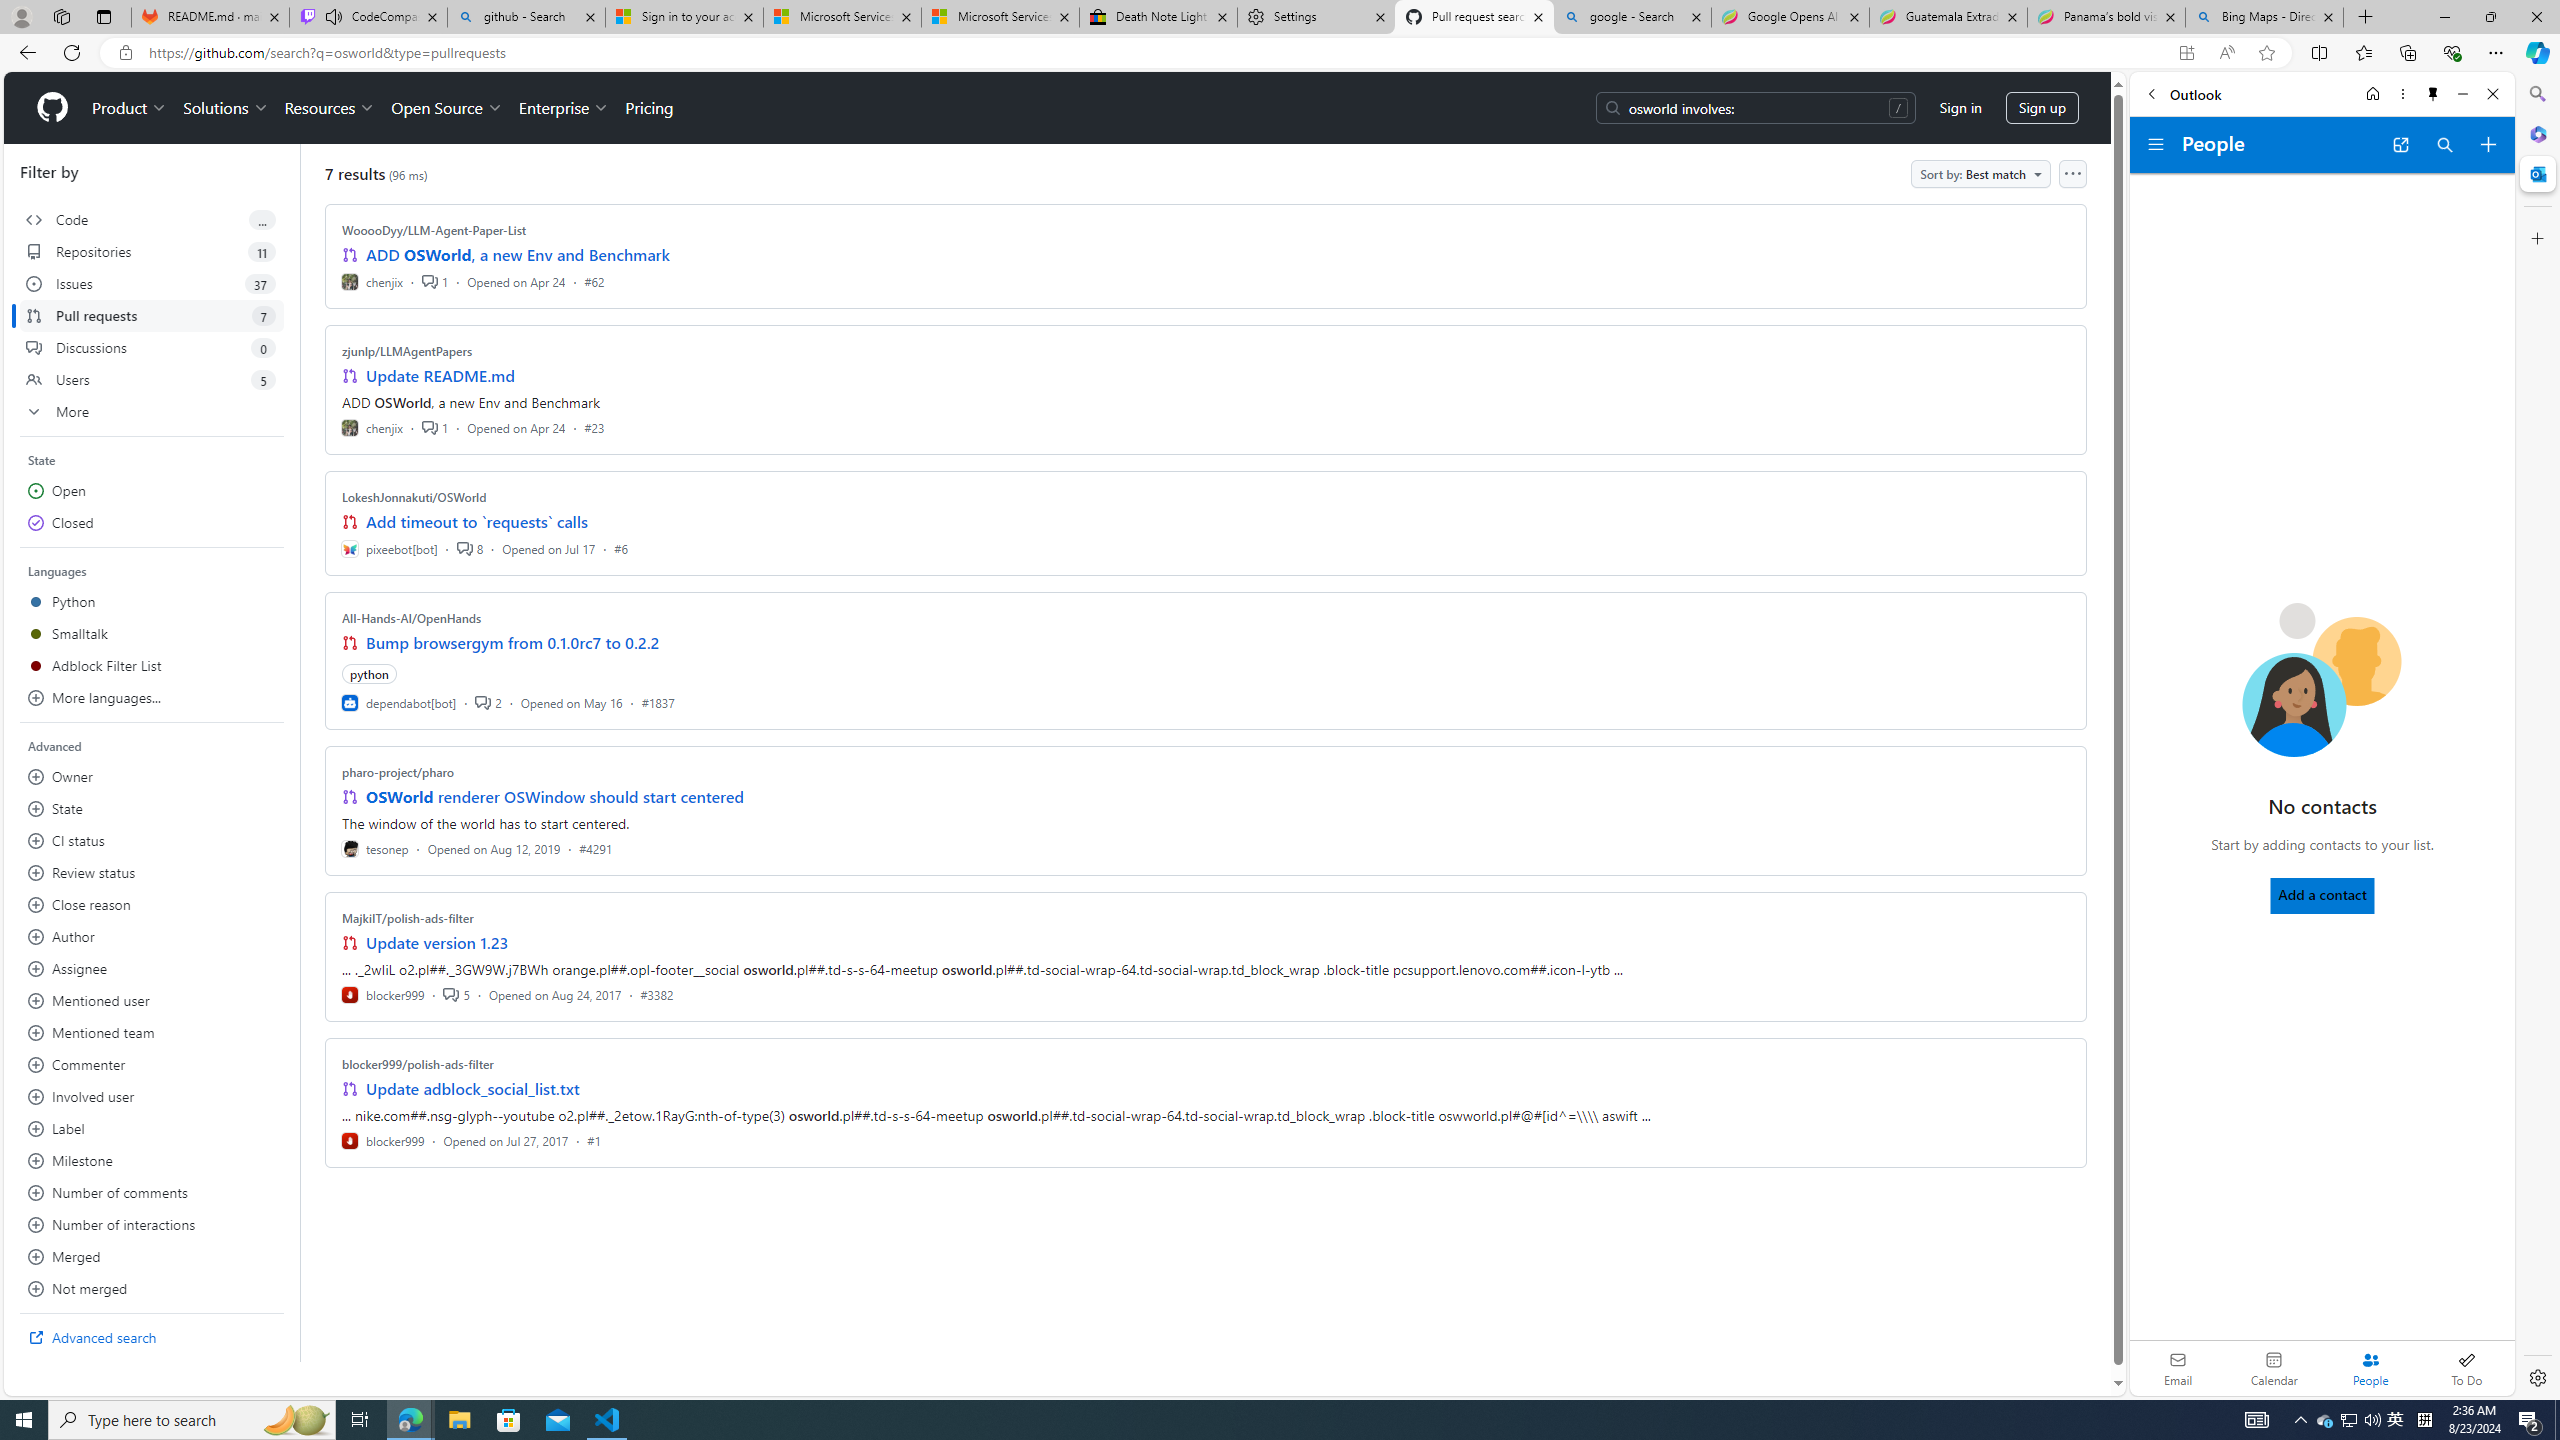 The height and width of the screenshot is (1440, 2560). Describe the element at coordinates (2185, 53) in the screenshot. I see `'App available. Install GitHub'` at that location.